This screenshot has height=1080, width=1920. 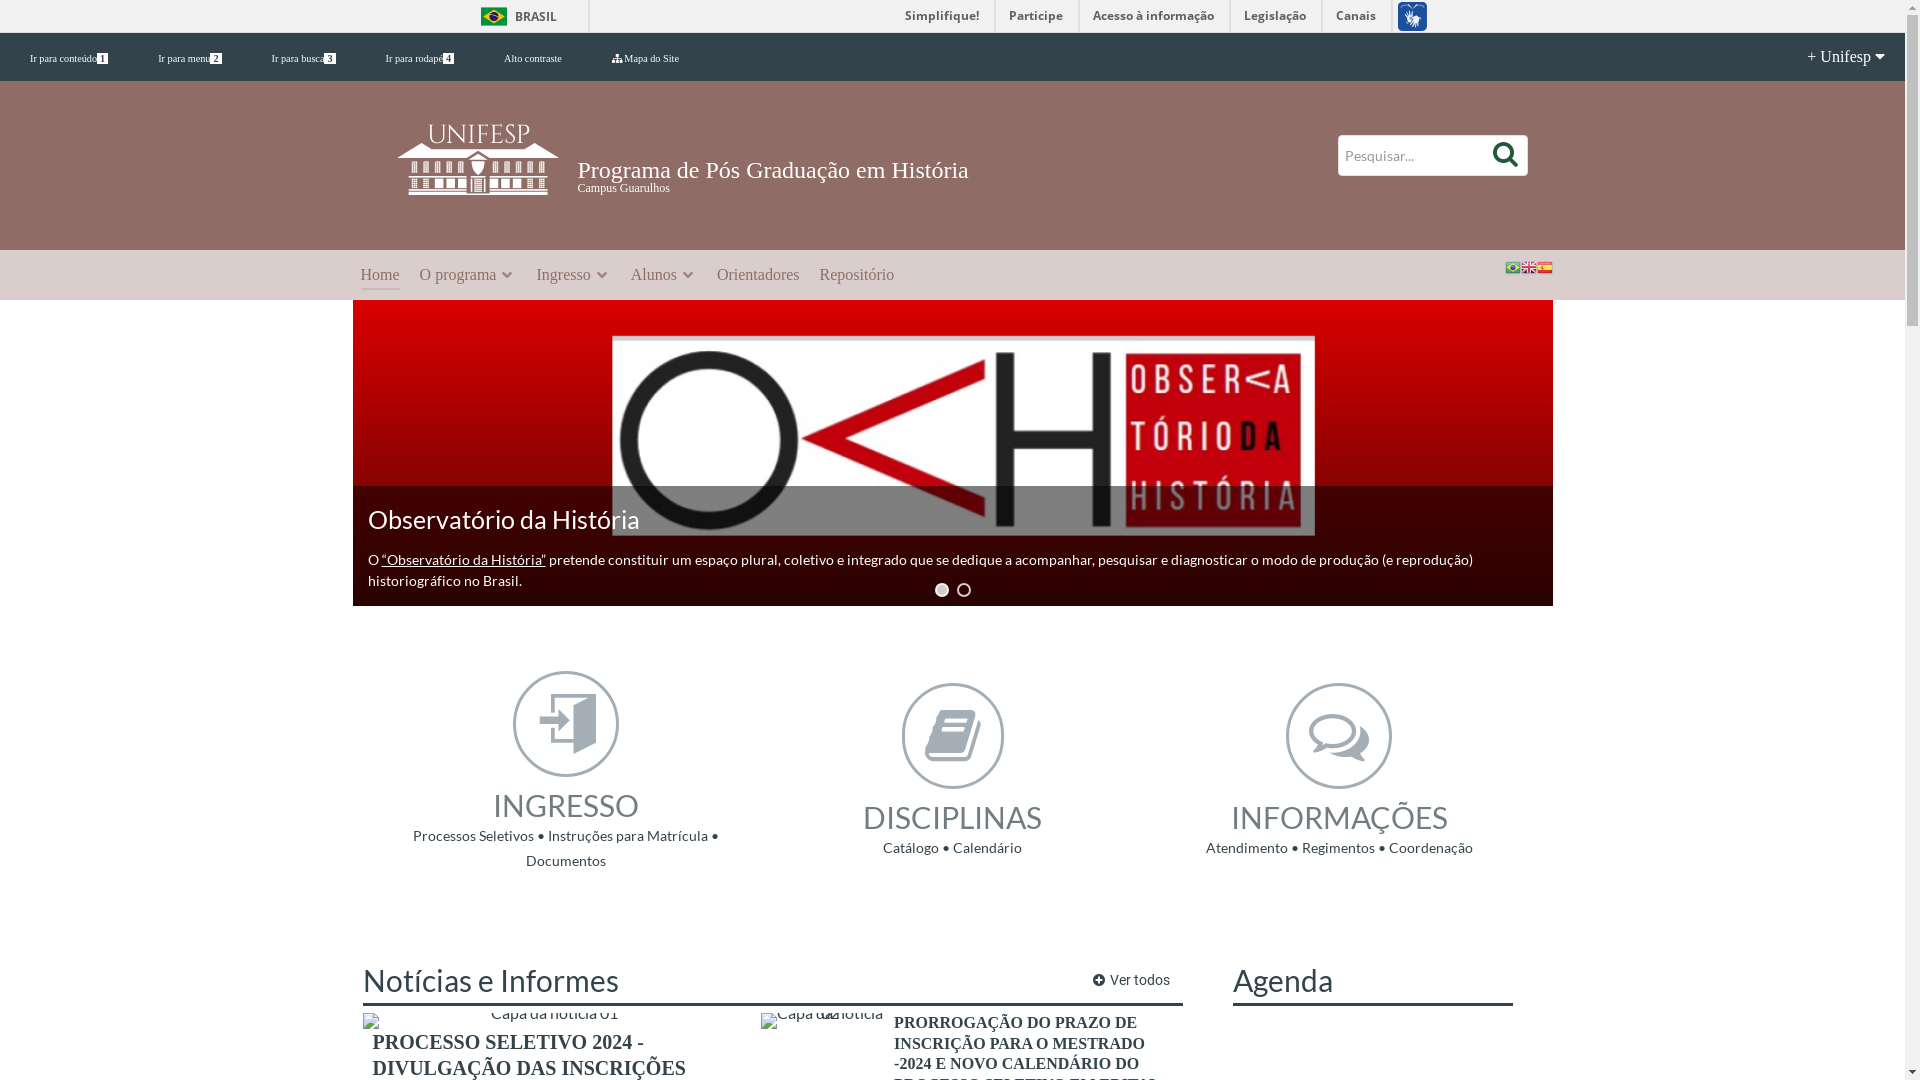 What do you see at coordinates (1131, 979) in the screenshot?
I see `'Ver todos'` at bounding box center [1131, 979].